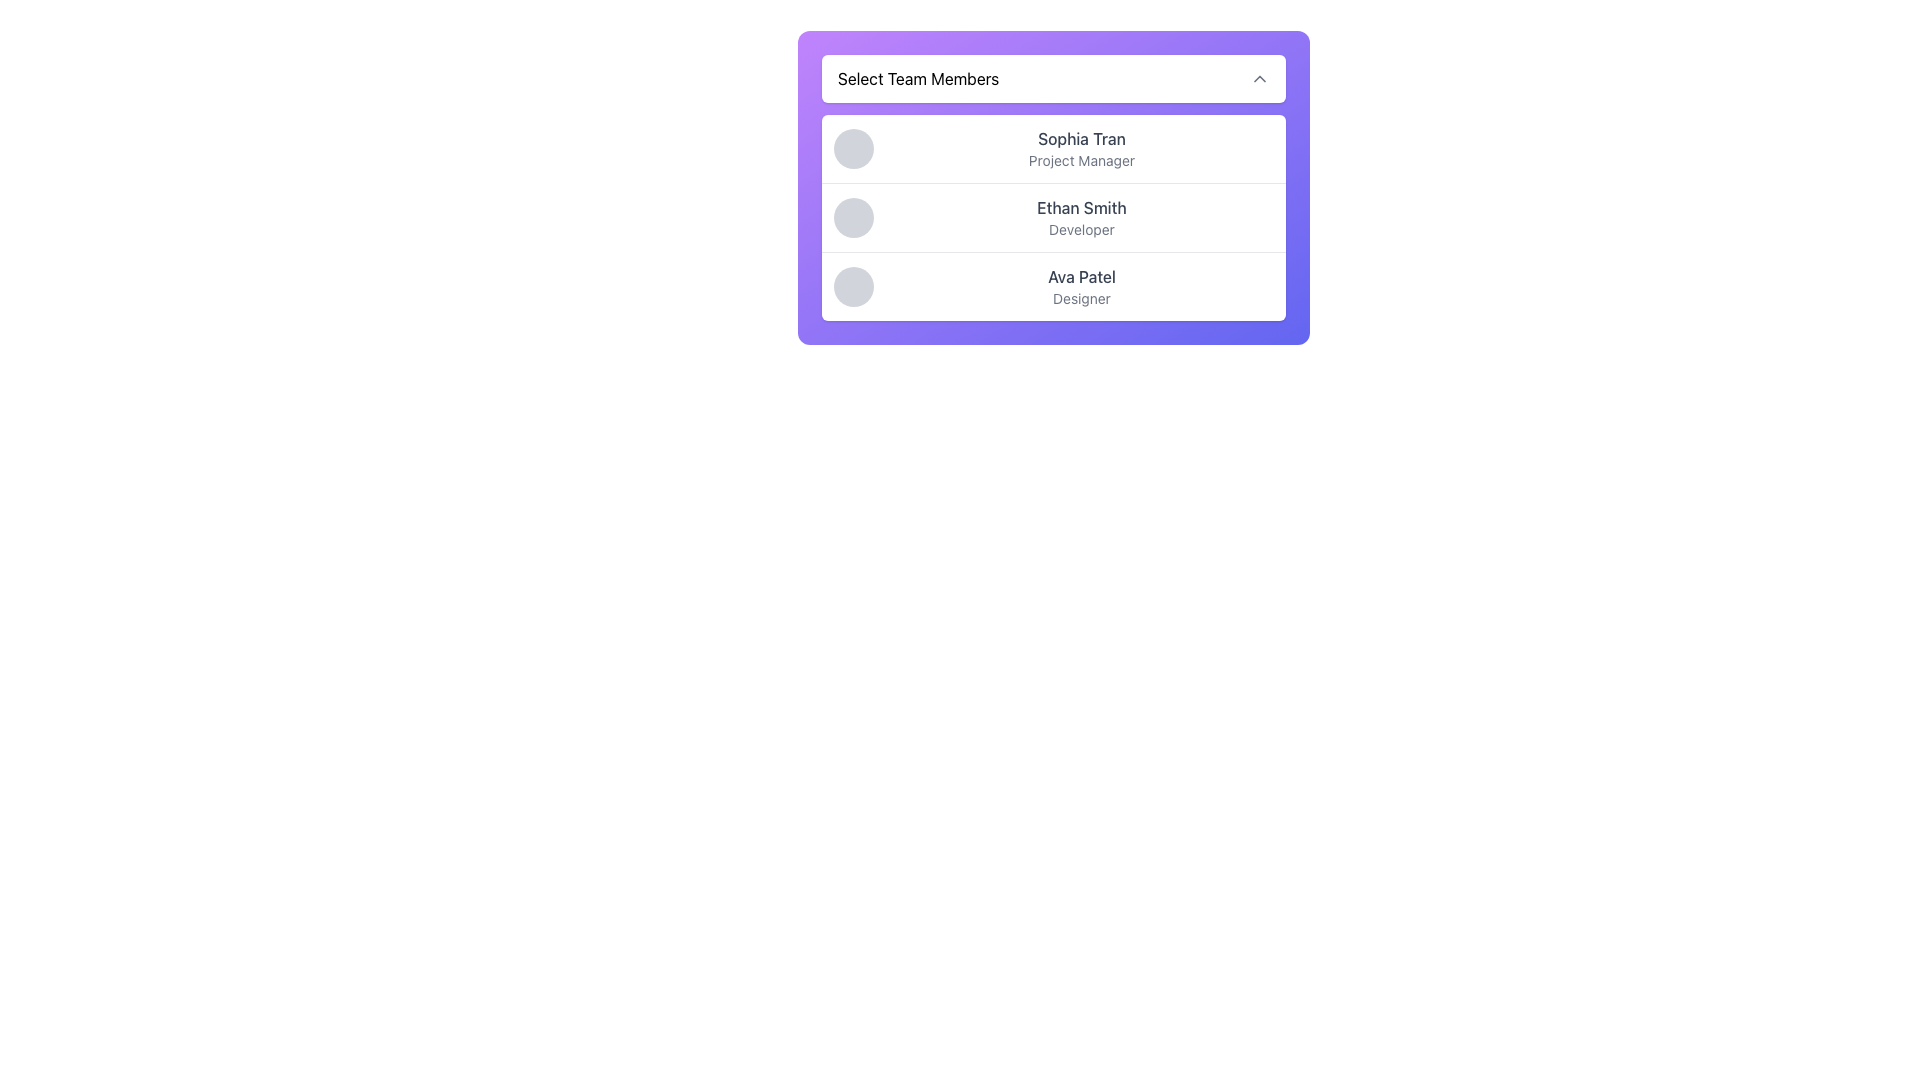 The image size is (1920, 1080). What do you see at coordinates (1053, 188) in the screenshot?
I see `the team member's card in the central component containing a list of selectable items` at bounding box center [1053, 188].